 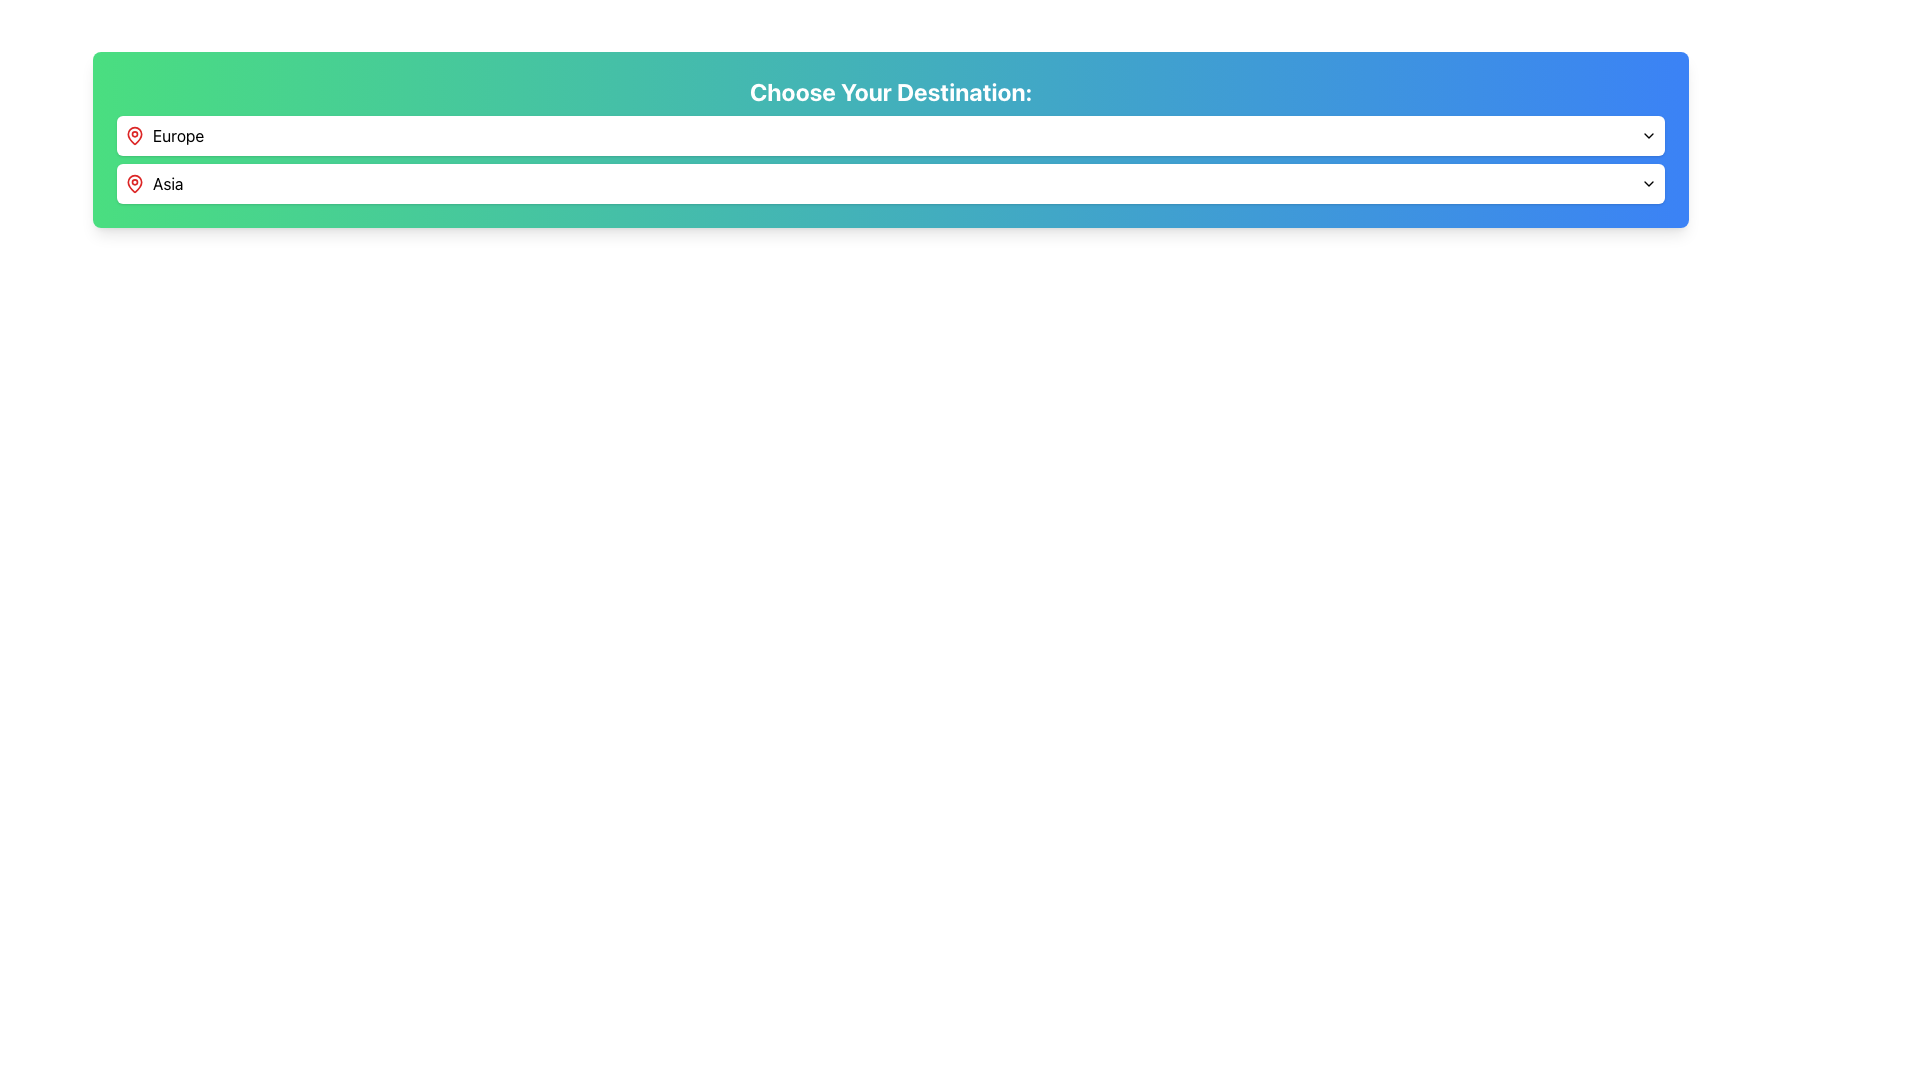 I want to click on the first option item labeled 'Europe', which contains a red map pin icon and is positioned in a horizontal layout with a white background, so click(x=164, y=135).